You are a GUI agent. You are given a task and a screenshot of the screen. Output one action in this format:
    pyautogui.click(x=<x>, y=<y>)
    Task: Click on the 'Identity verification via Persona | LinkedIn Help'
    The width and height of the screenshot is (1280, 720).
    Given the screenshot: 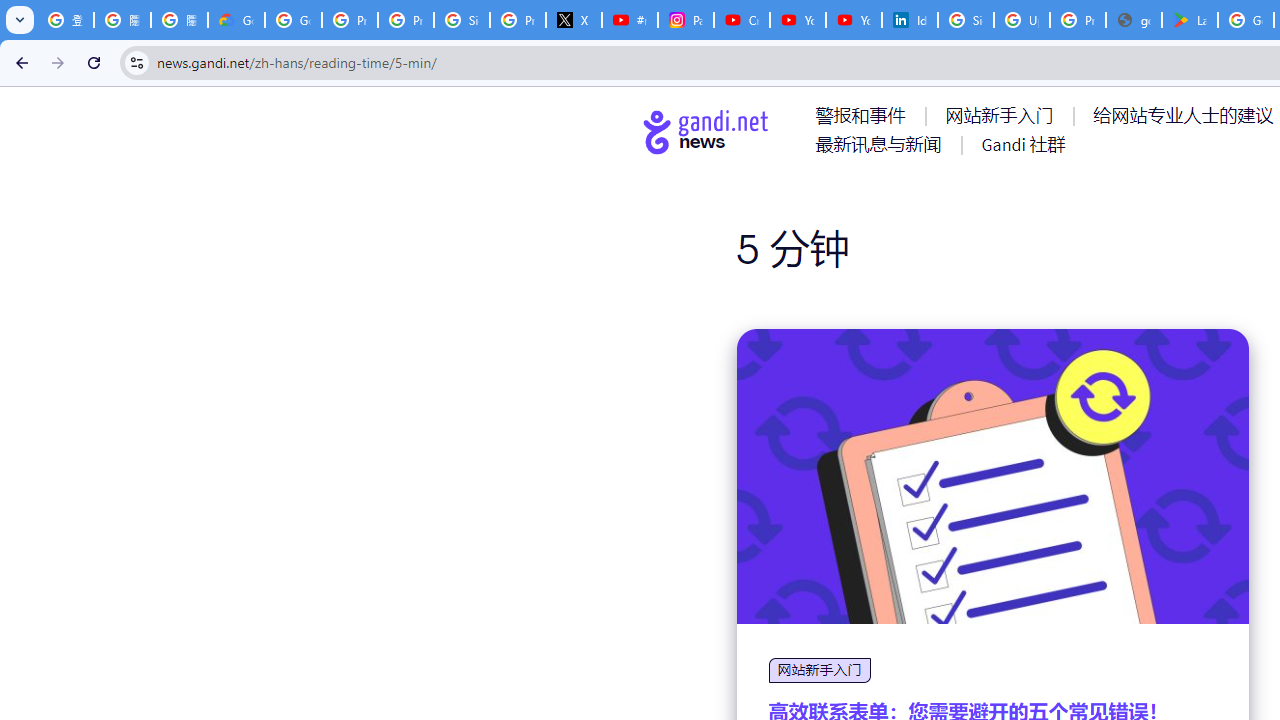 What is the action you would take?
    pyautogui.click(x=909, y=20)
    